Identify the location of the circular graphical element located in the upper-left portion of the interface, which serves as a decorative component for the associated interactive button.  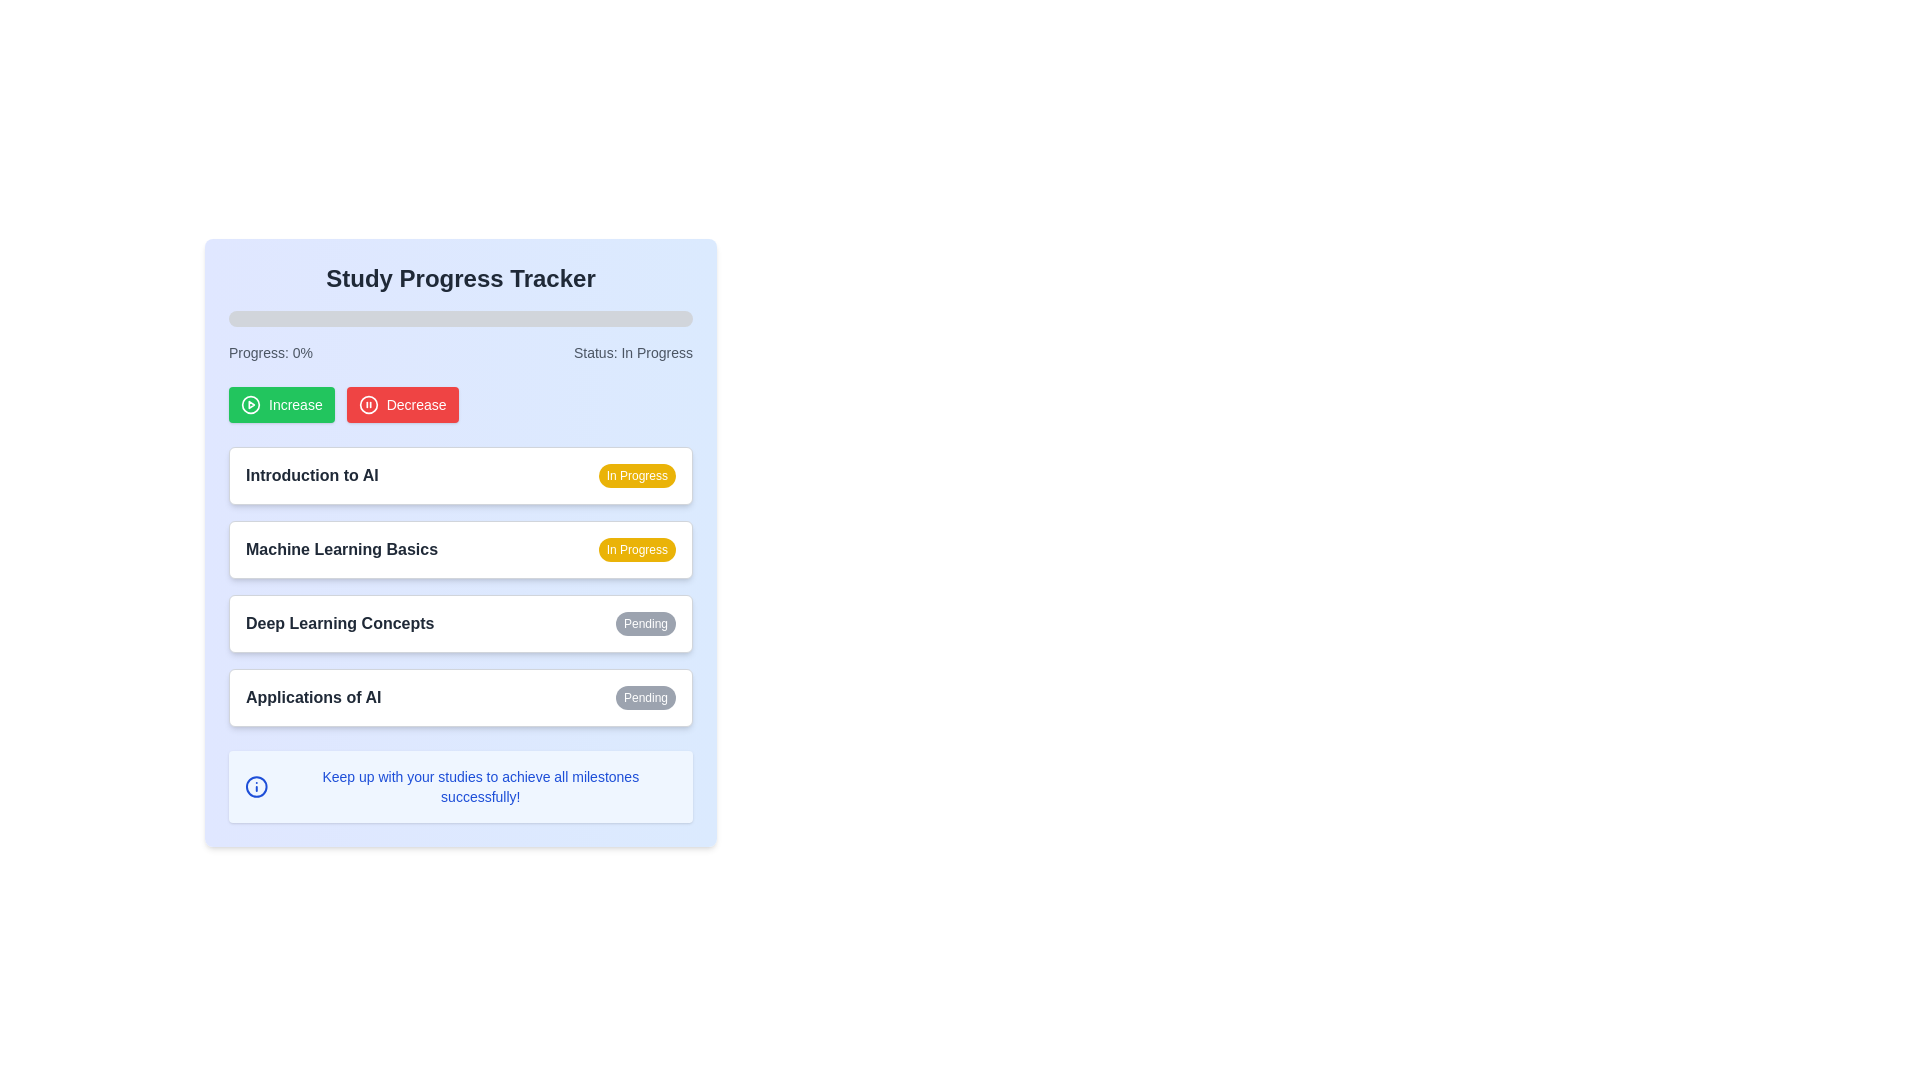
(249, 405).